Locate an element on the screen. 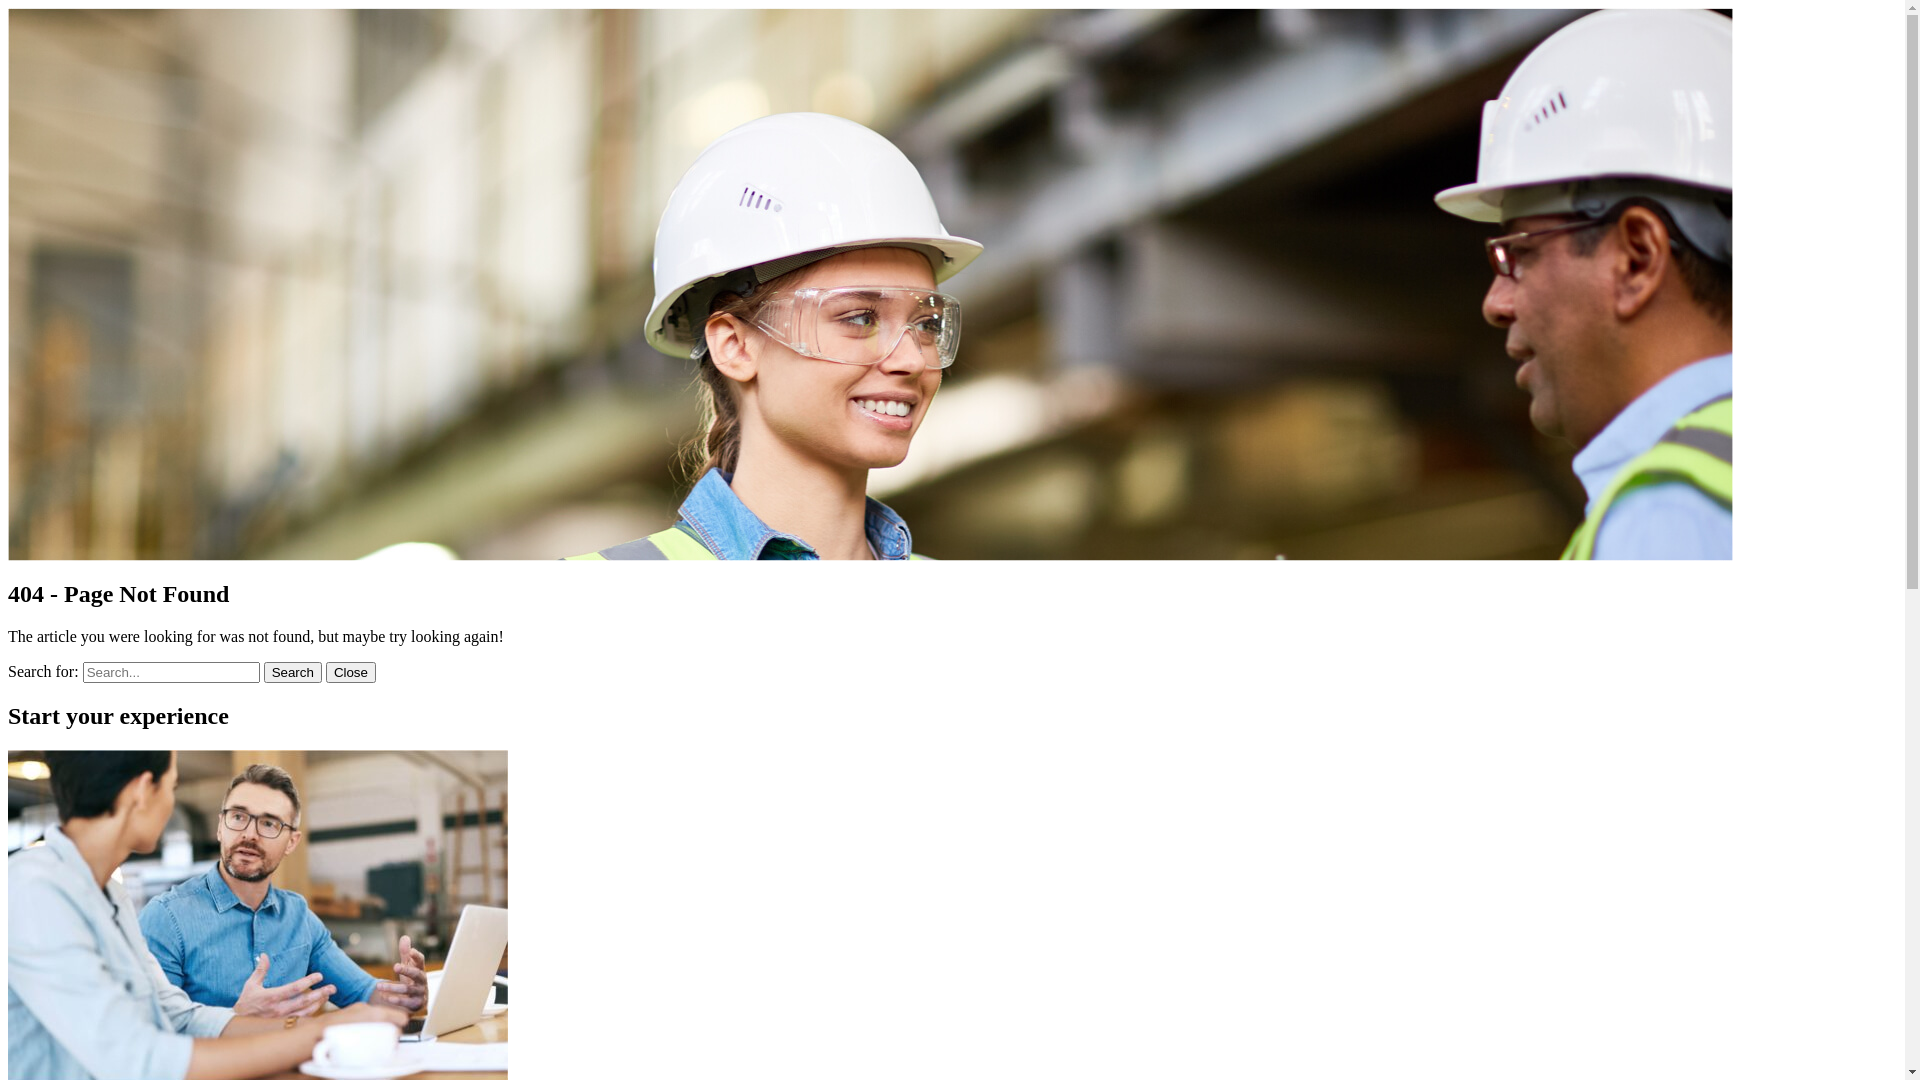  'Search for:' is located at coordinates (171, 672).